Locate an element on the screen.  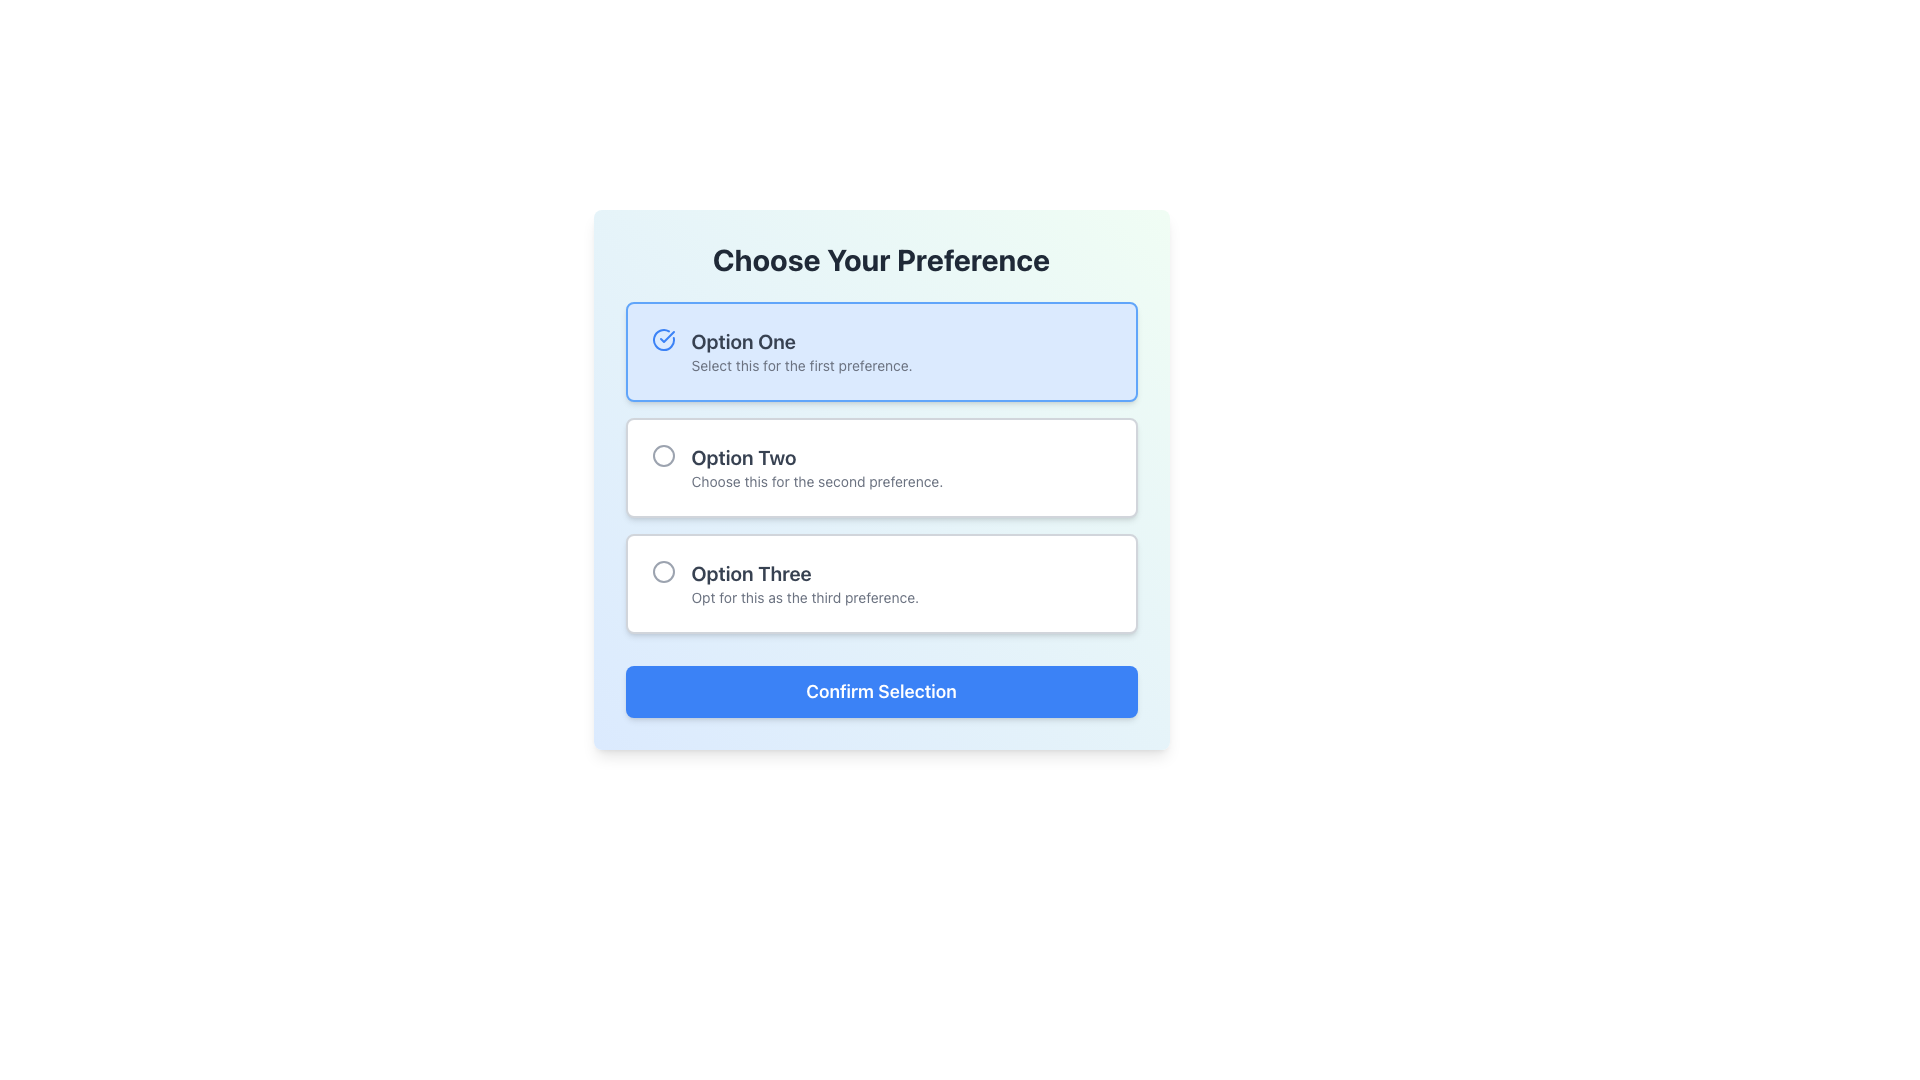
the 'Option Two' from the user preference selection interface by clicking on the corresponding text label component, which is formatted as a title and description within a card layout is located at coordinates (817, 467).